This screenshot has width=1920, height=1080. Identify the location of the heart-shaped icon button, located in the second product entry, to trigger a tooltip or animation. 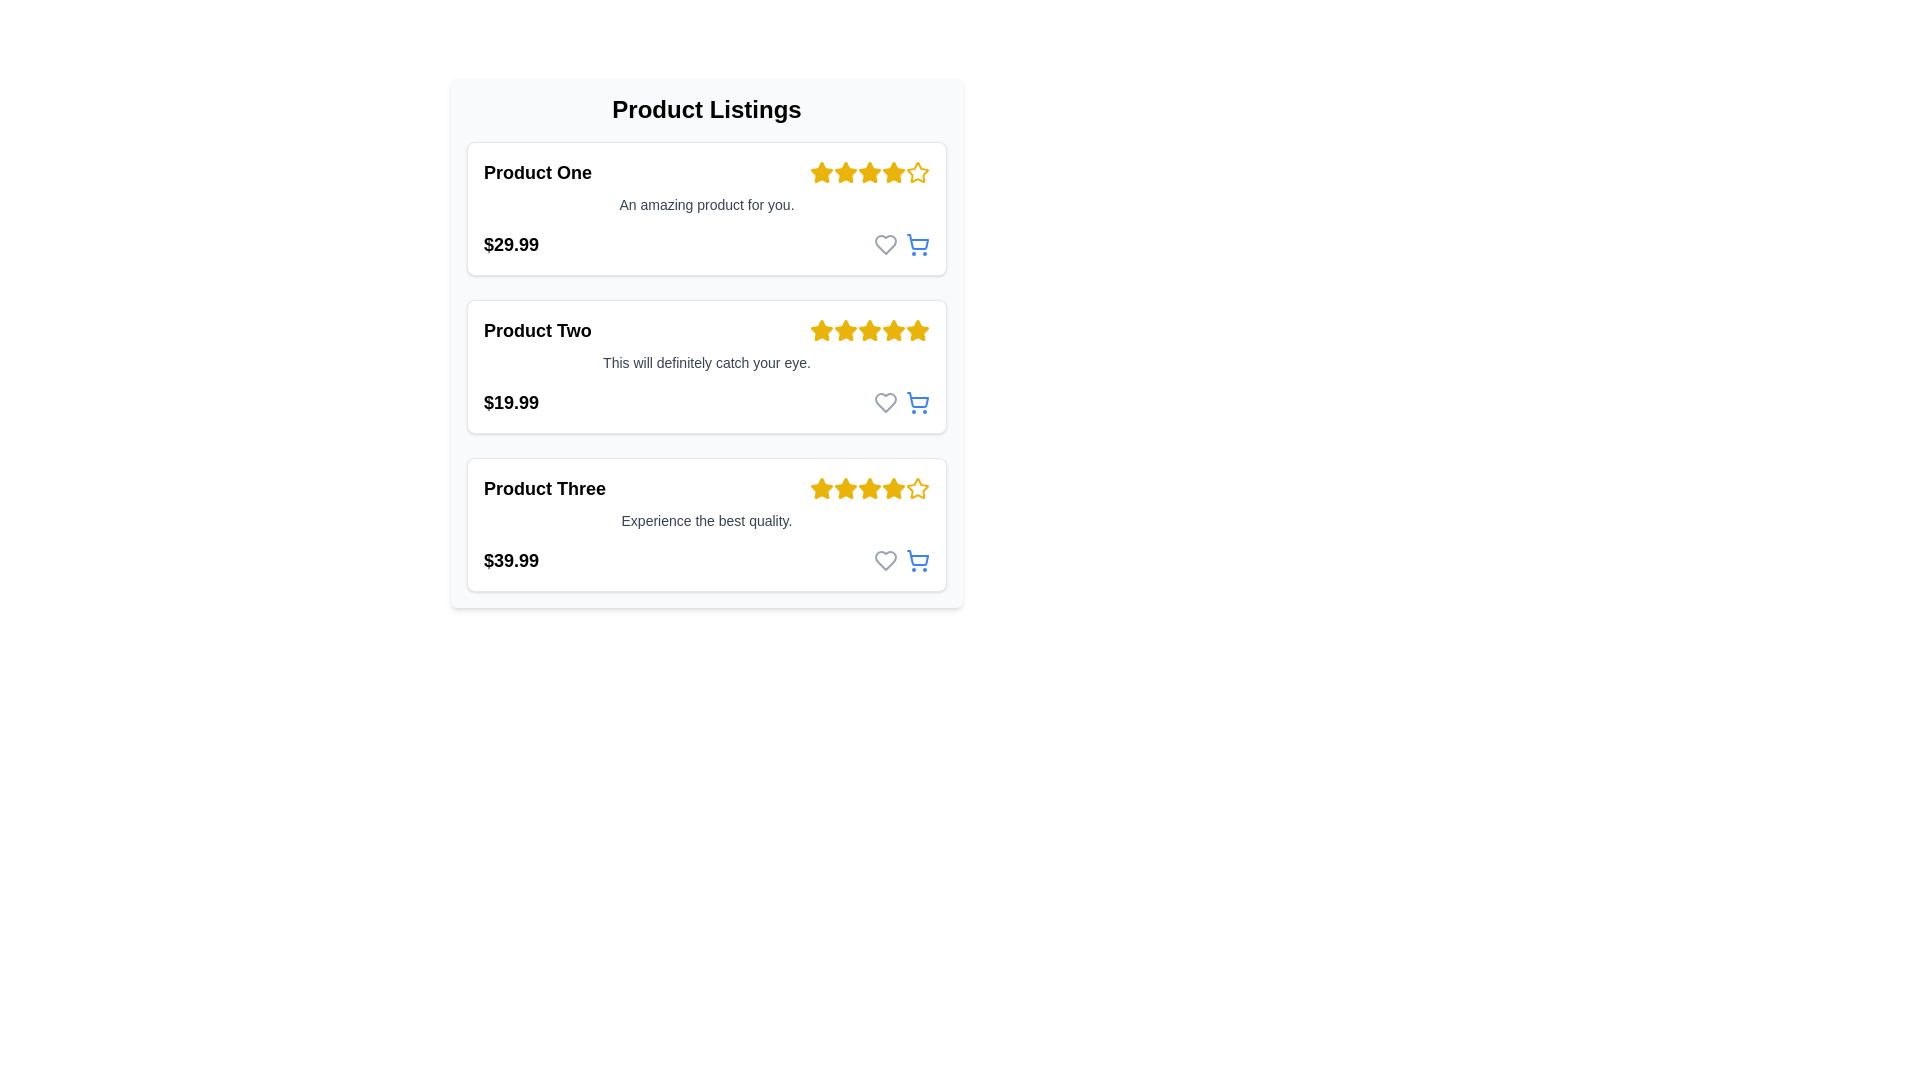
(885, 402).